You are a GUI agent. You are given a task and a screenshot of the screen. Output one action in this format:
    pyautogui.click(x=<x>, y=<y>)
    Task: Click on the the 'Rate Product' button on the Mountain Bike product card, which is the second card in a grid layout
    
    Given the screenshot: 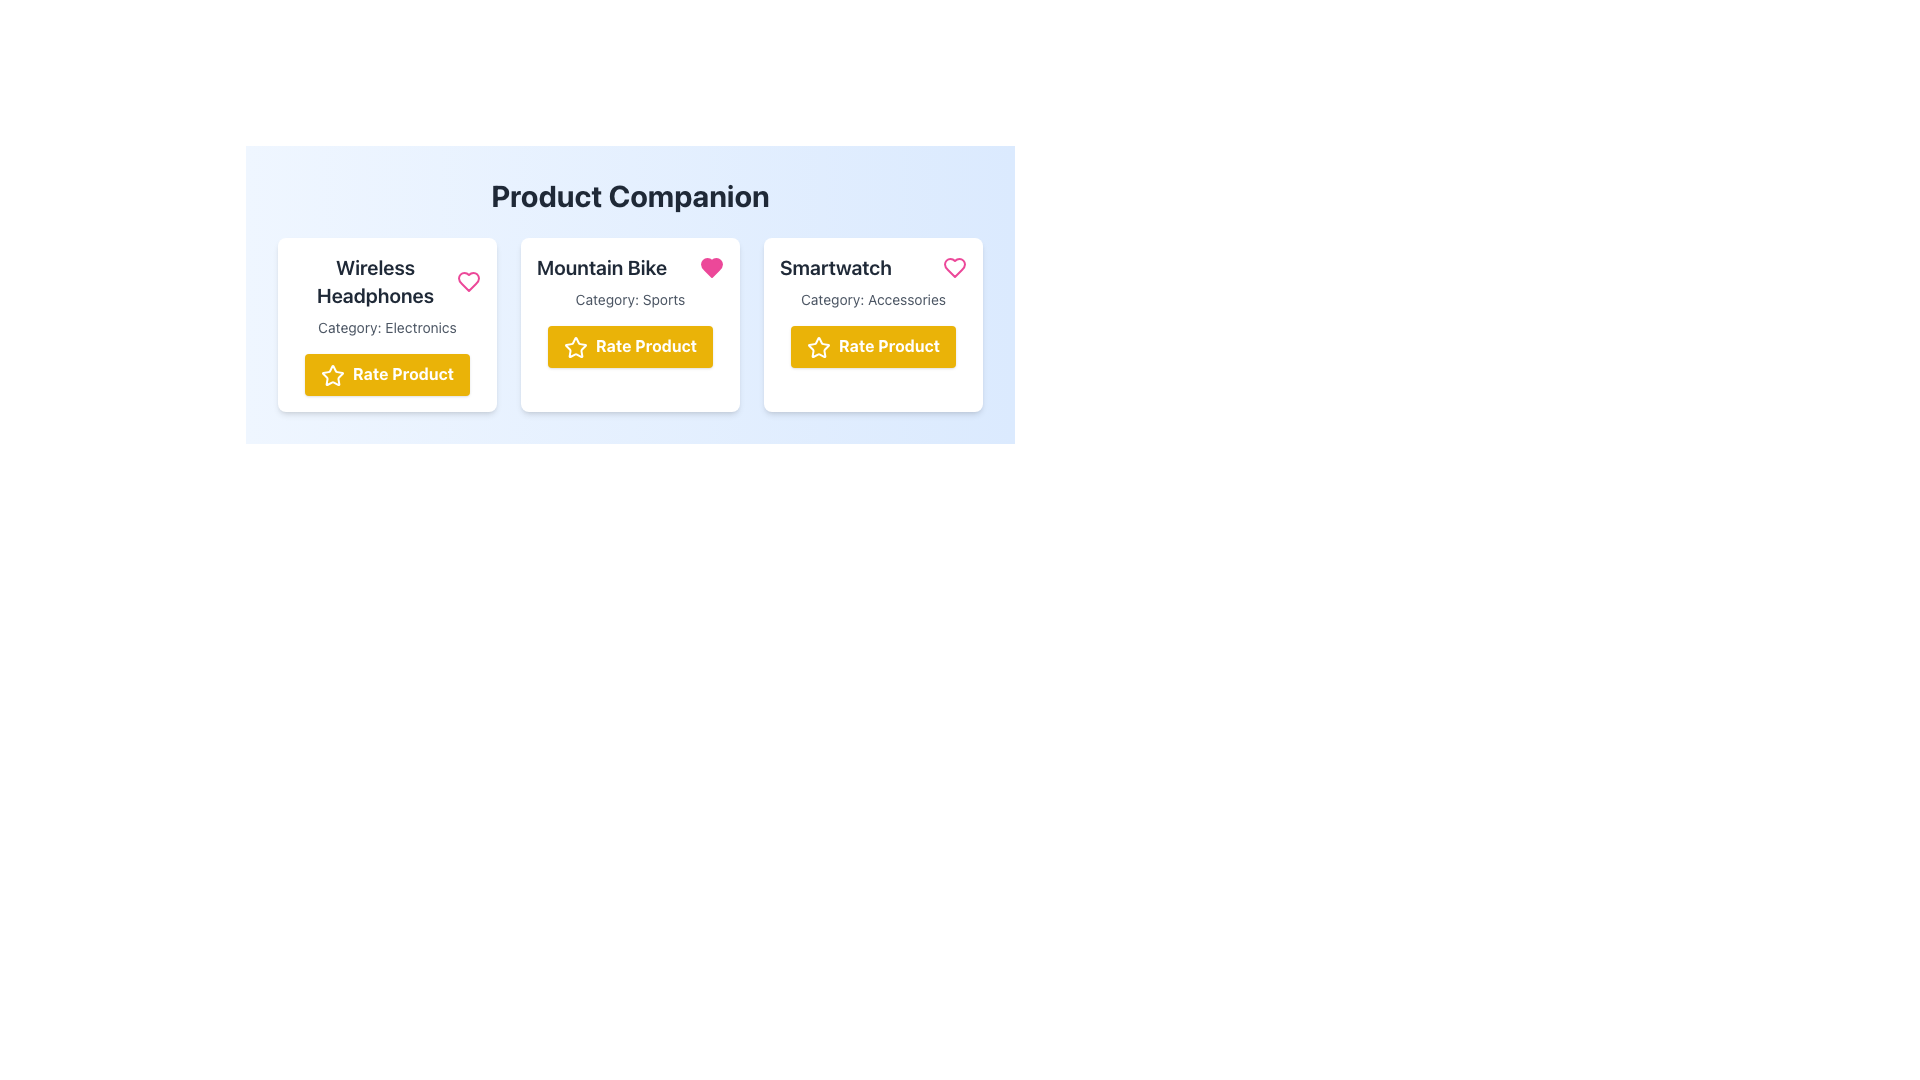 What is the action you would take?
    pyautogui.click(x=629, y=323)
    